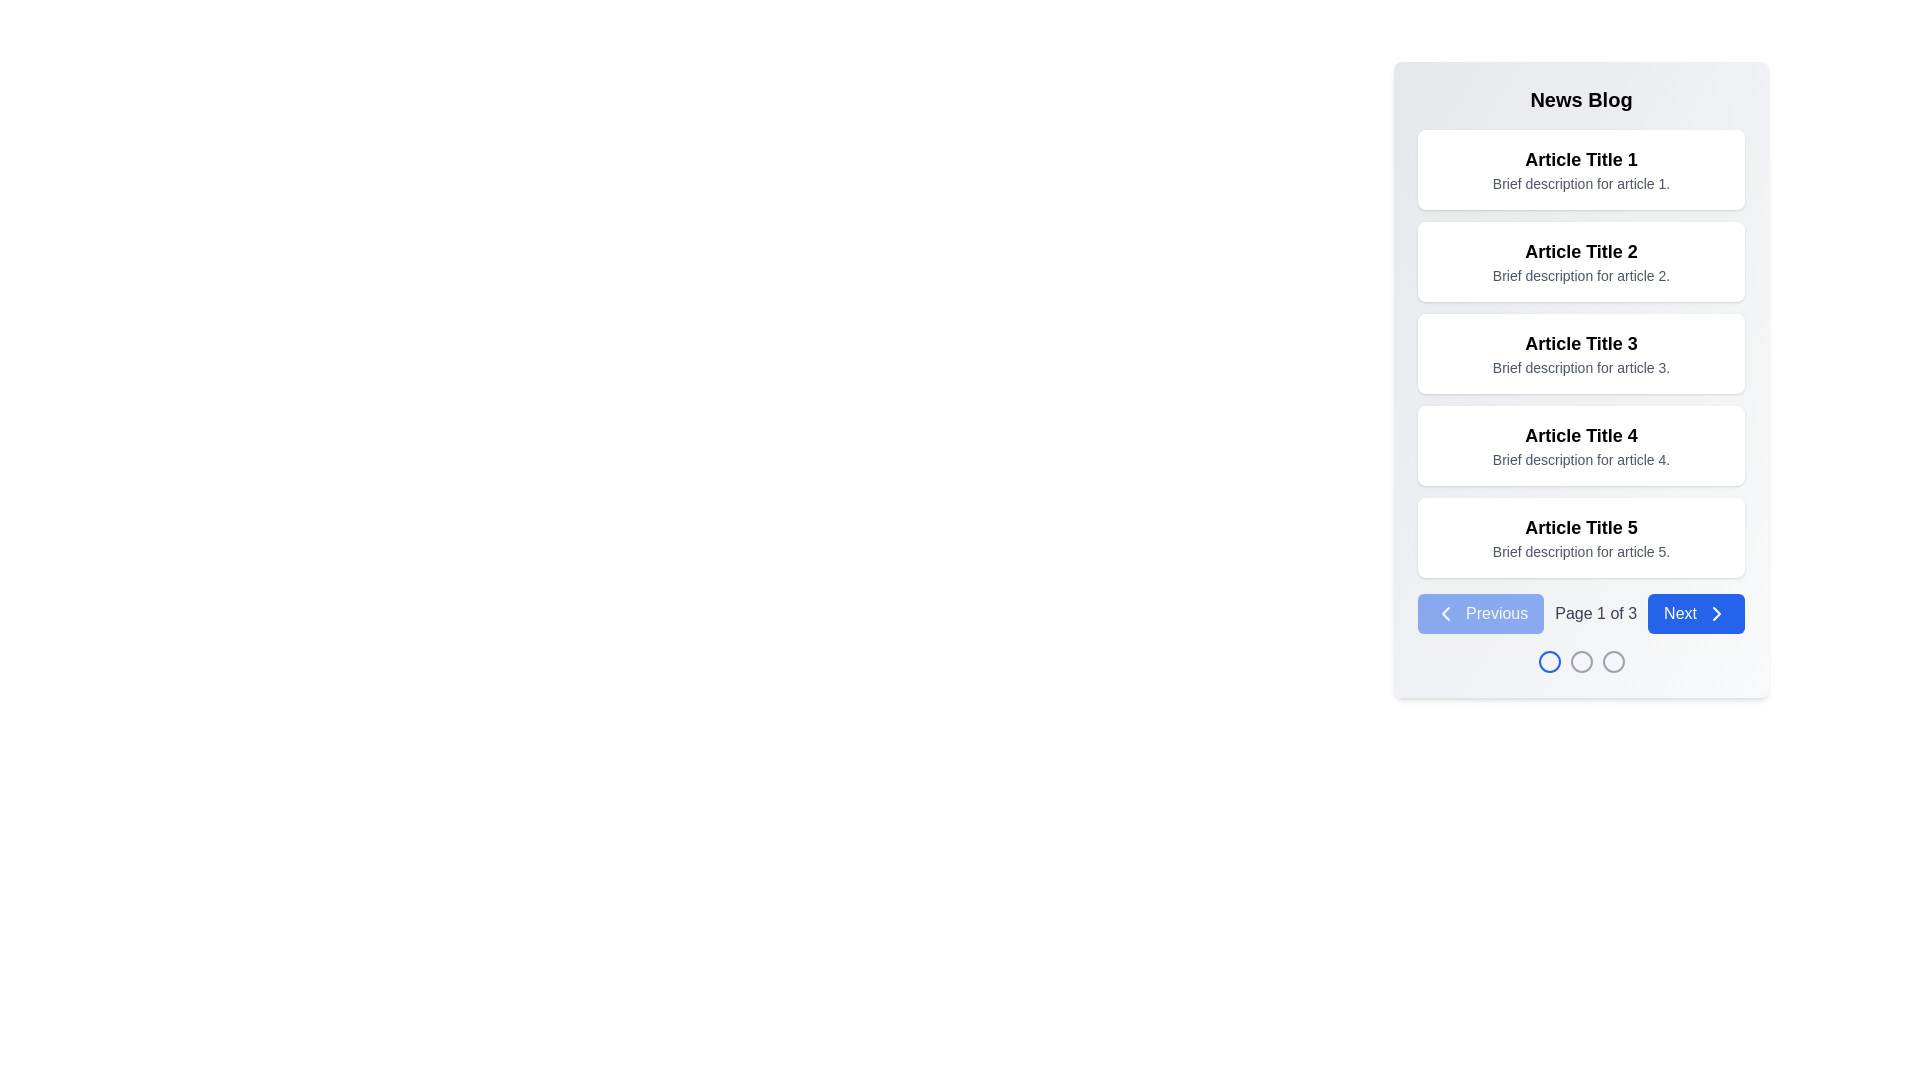 This screenshot has height=1080, width=1920. Describe the element at coordinates (1716, 612) in the screenshot. I see `the chevron icon` at that location.